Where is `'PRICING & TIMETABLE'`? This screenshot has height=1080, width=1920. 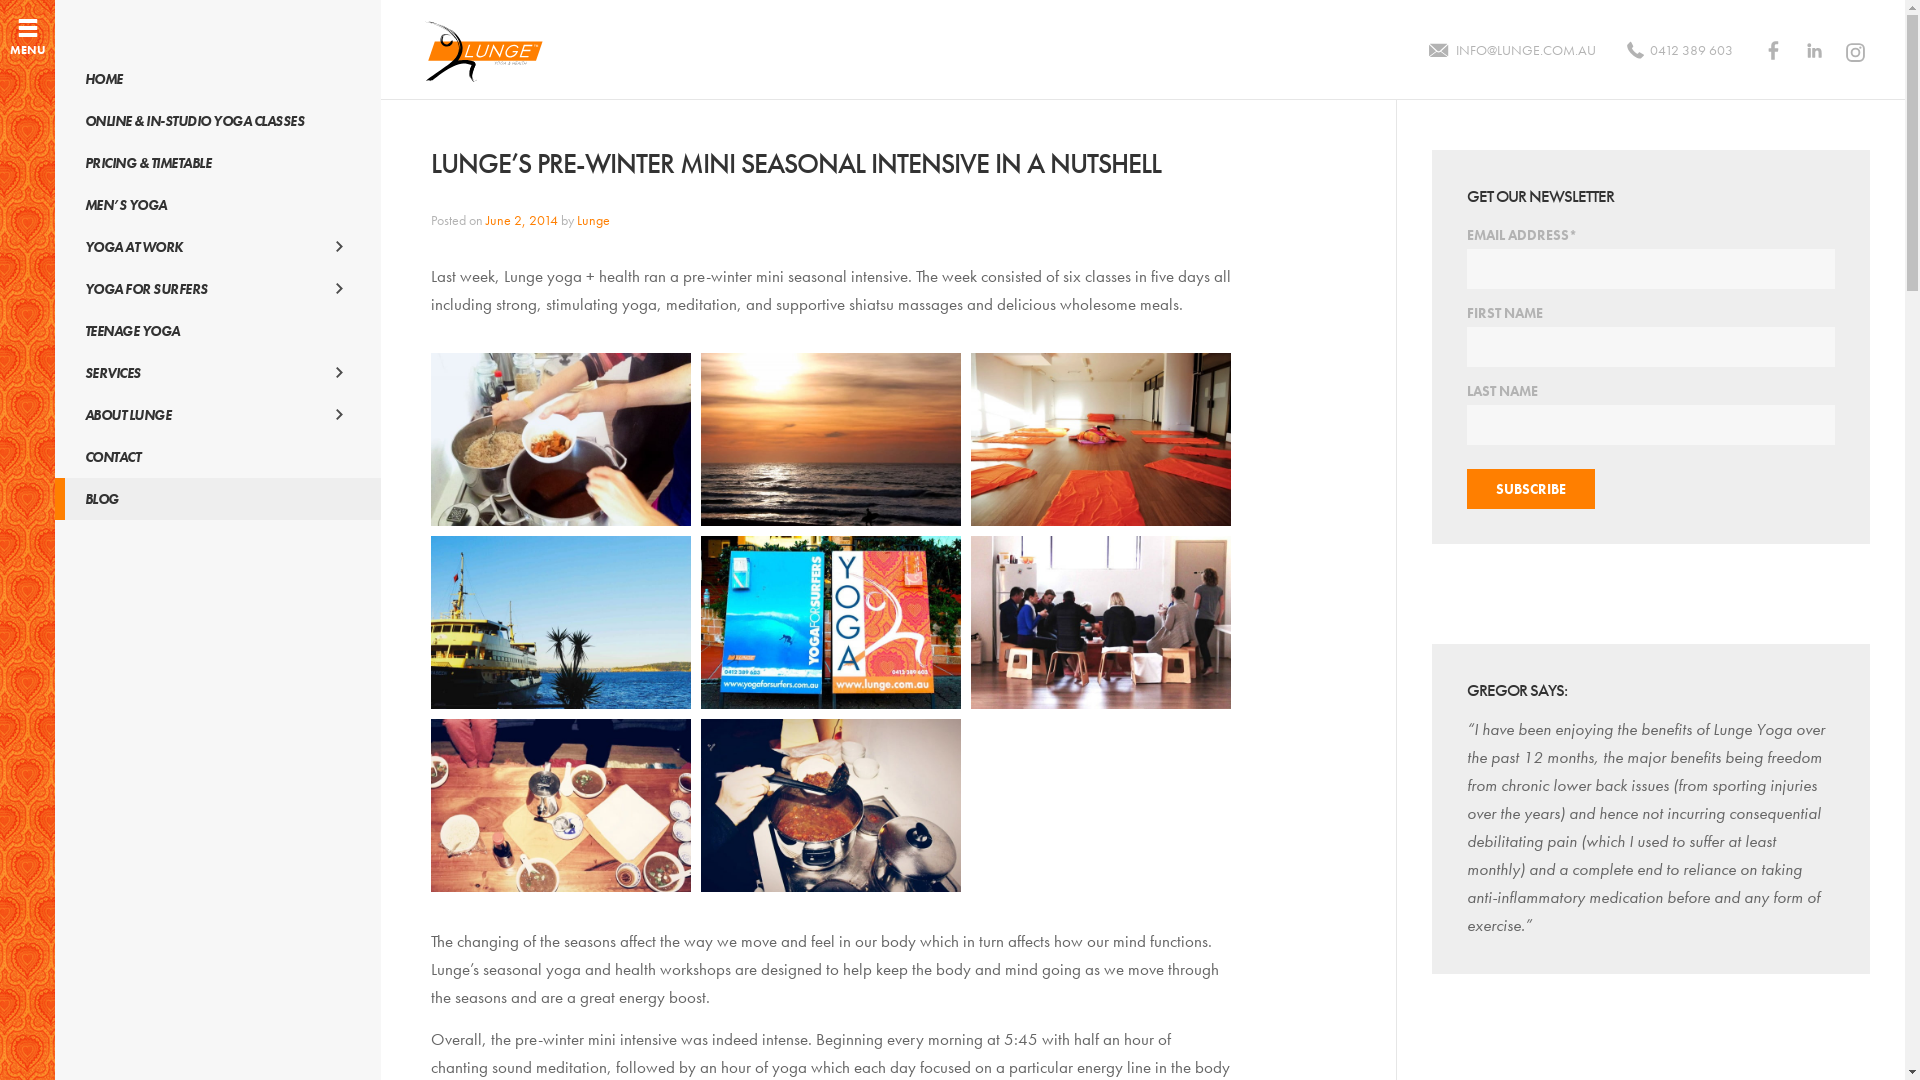 'PRICING & TIMETABLE' is located at coordinates (217, 161).